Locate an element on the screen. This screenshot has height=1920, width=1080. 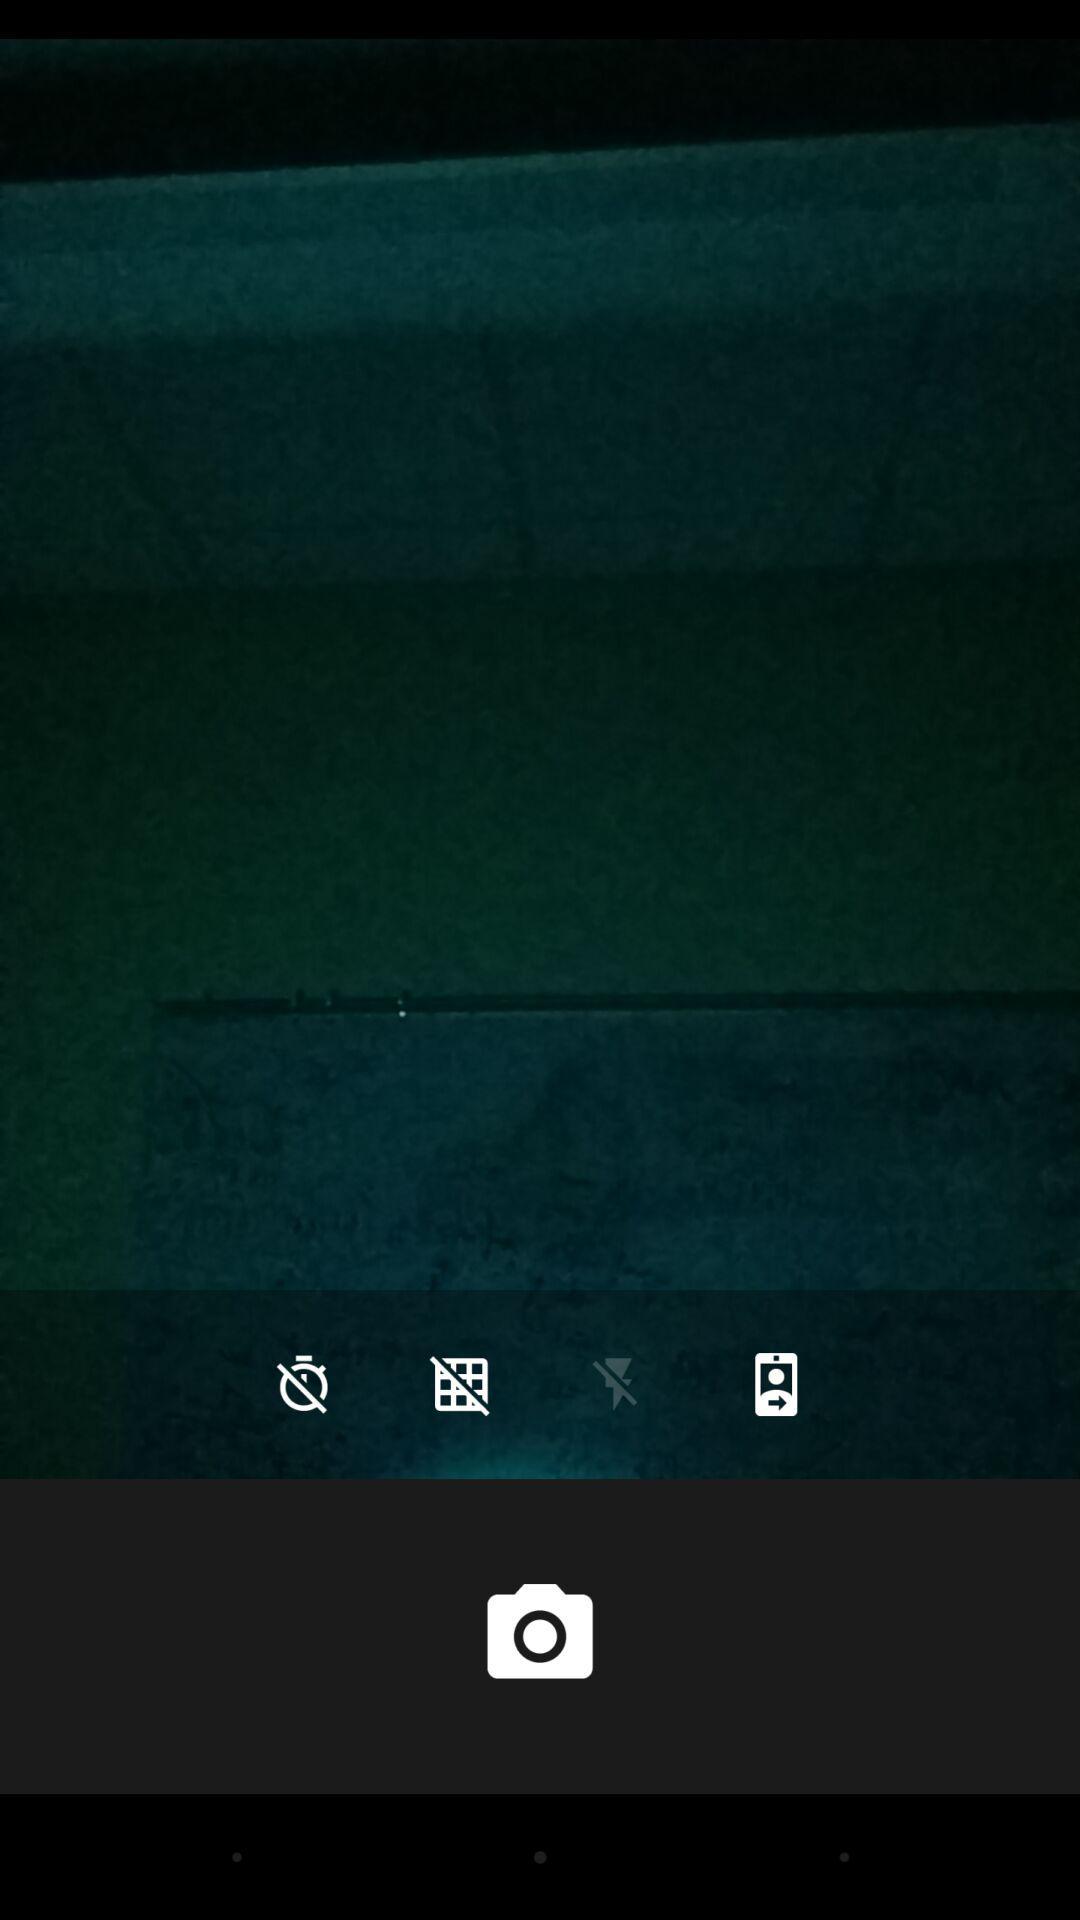
the flash icon is located at coordinates (617, 1383).